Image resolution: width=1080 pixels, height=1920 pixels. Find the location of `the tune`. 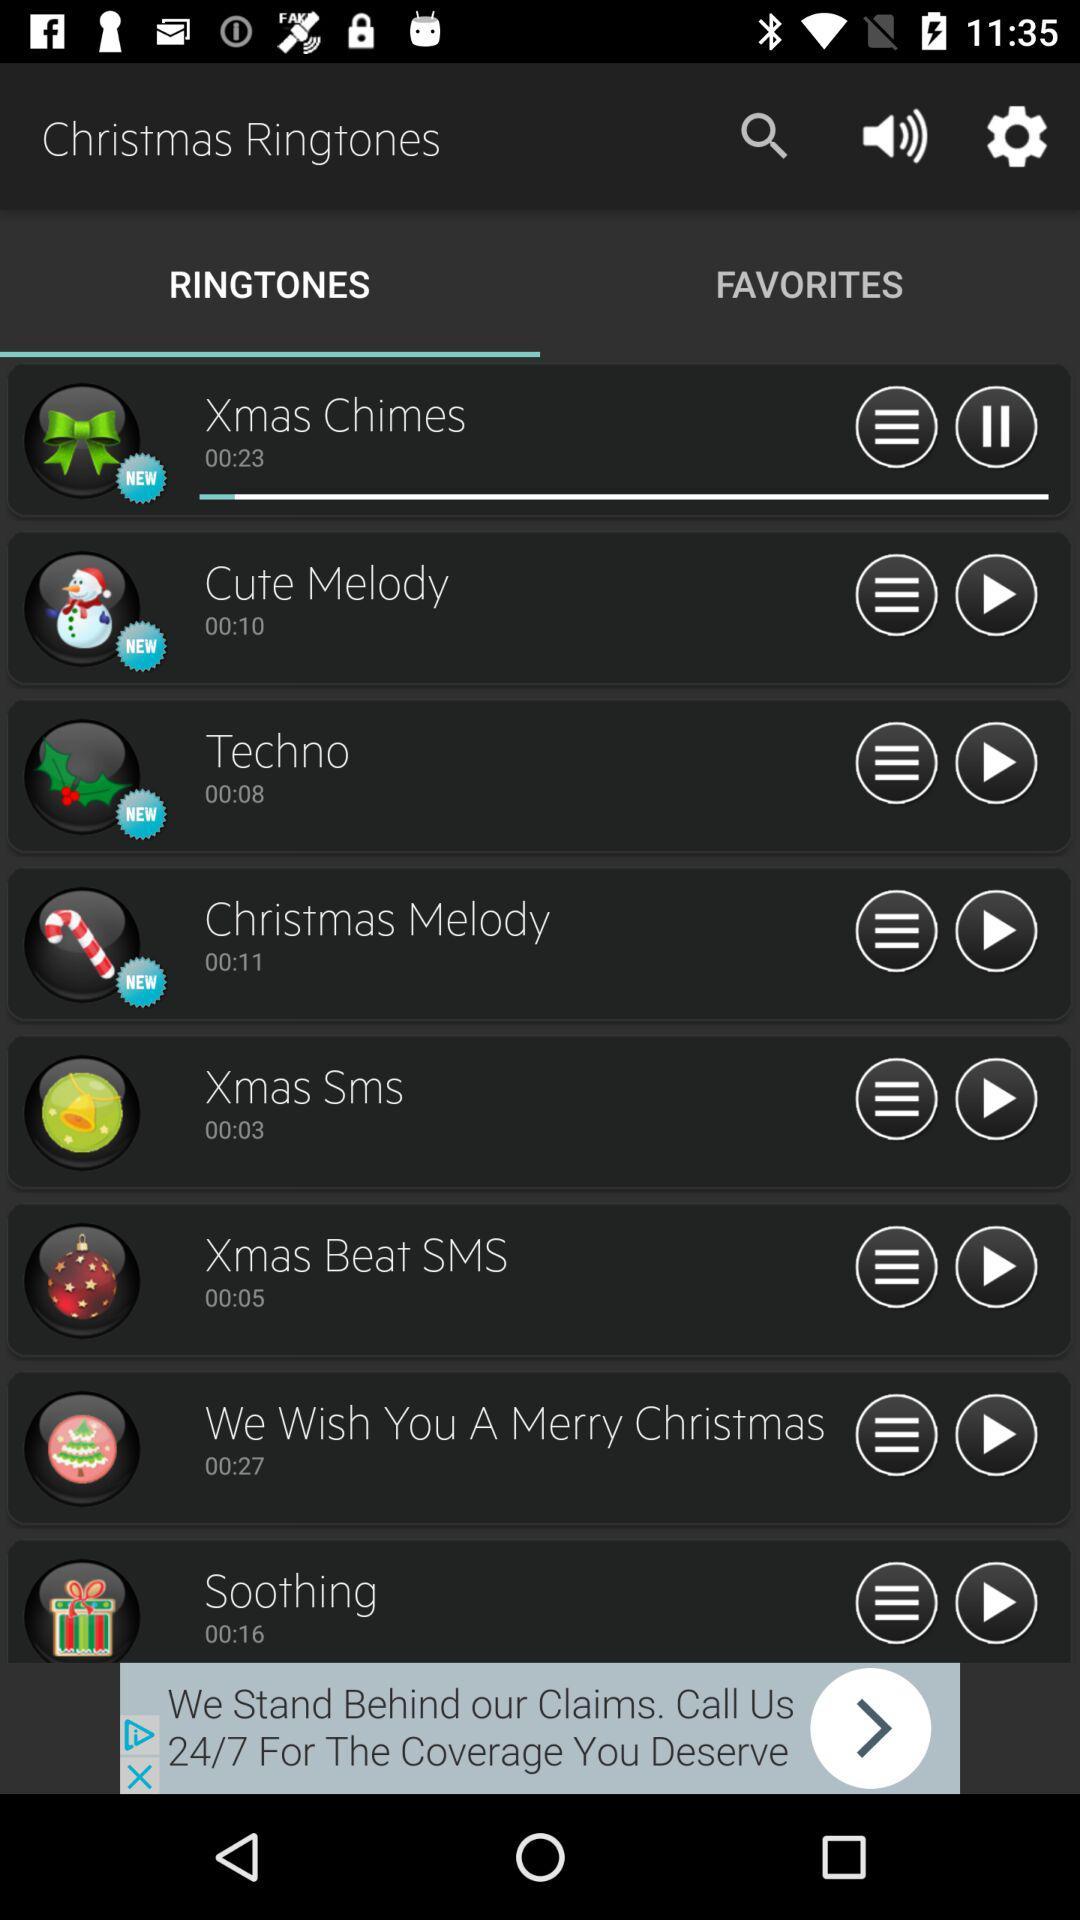

the tune is located at coordinates (995, 763).